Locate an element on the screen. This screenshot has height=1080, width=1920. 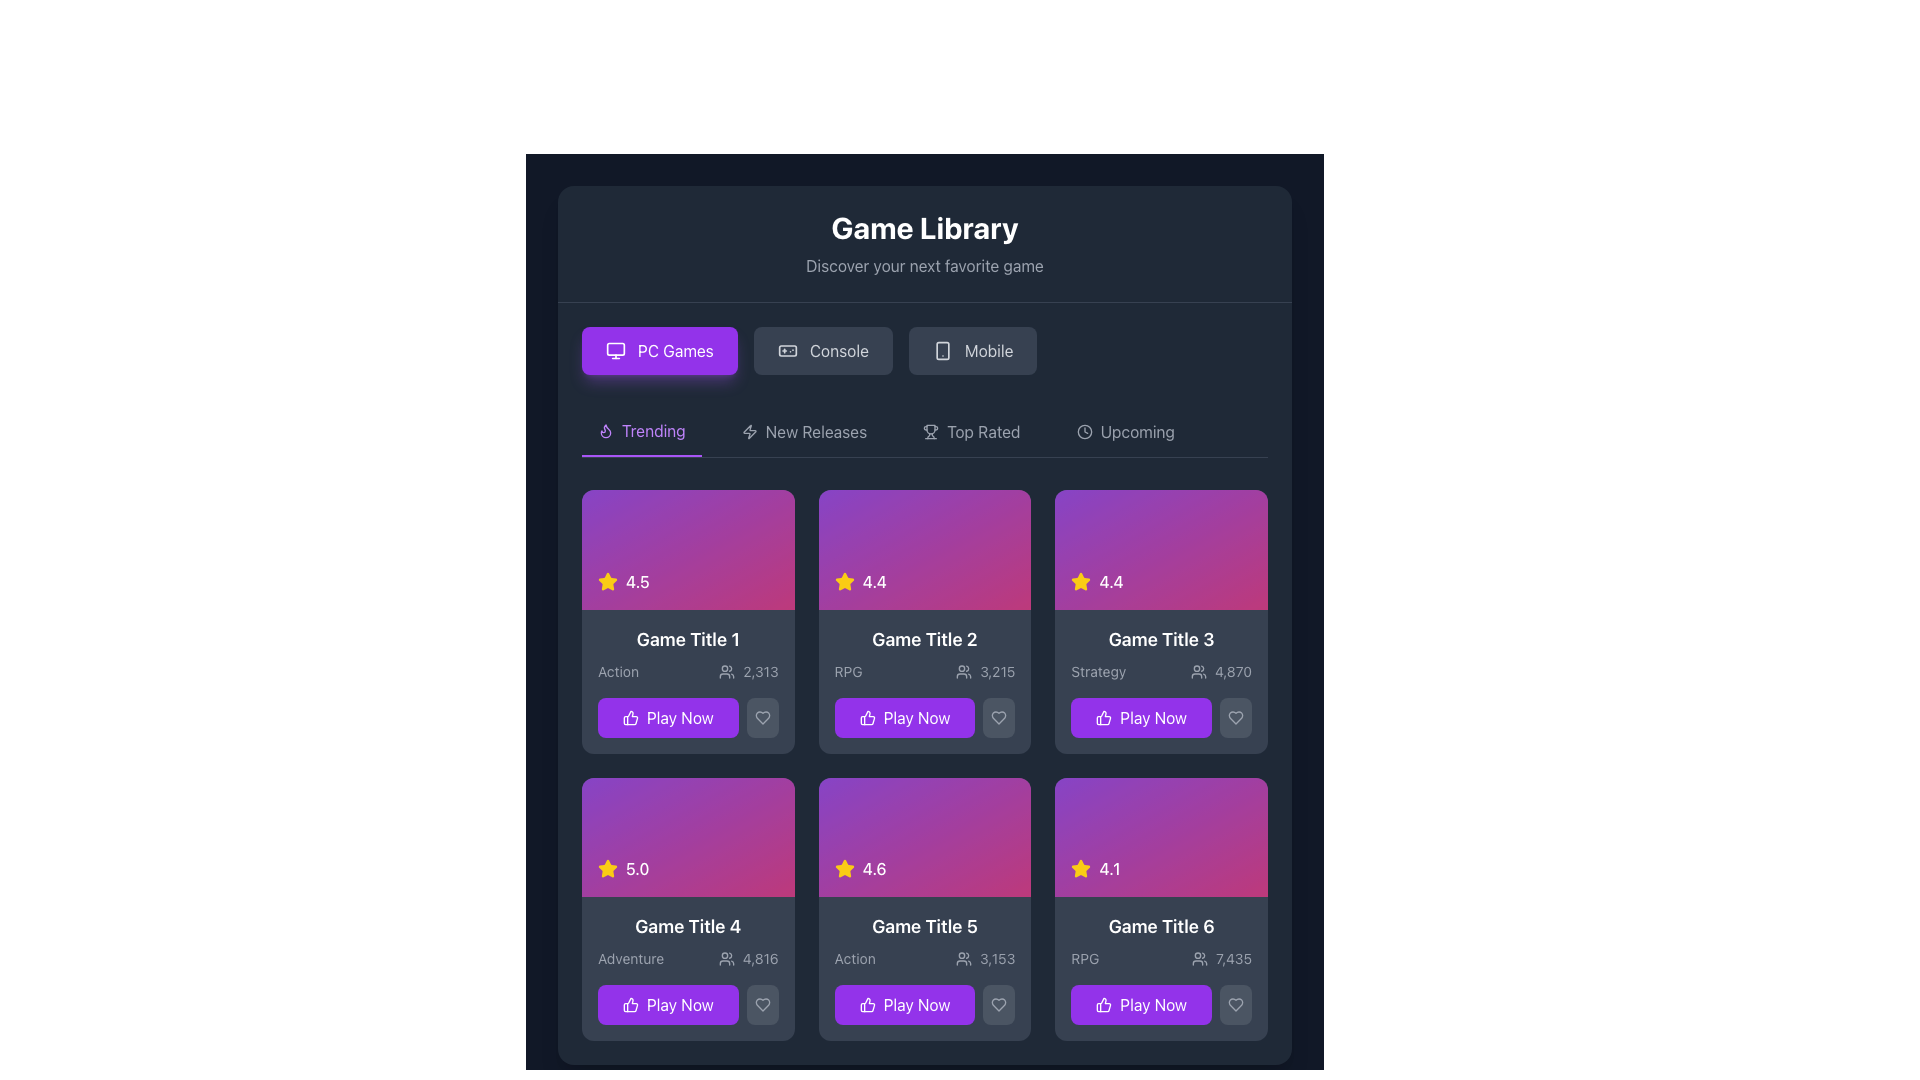
the heart-shaped icon located at the bottom-right corner of the card for 'Game Title 1' is located at coordinates (761, 716).